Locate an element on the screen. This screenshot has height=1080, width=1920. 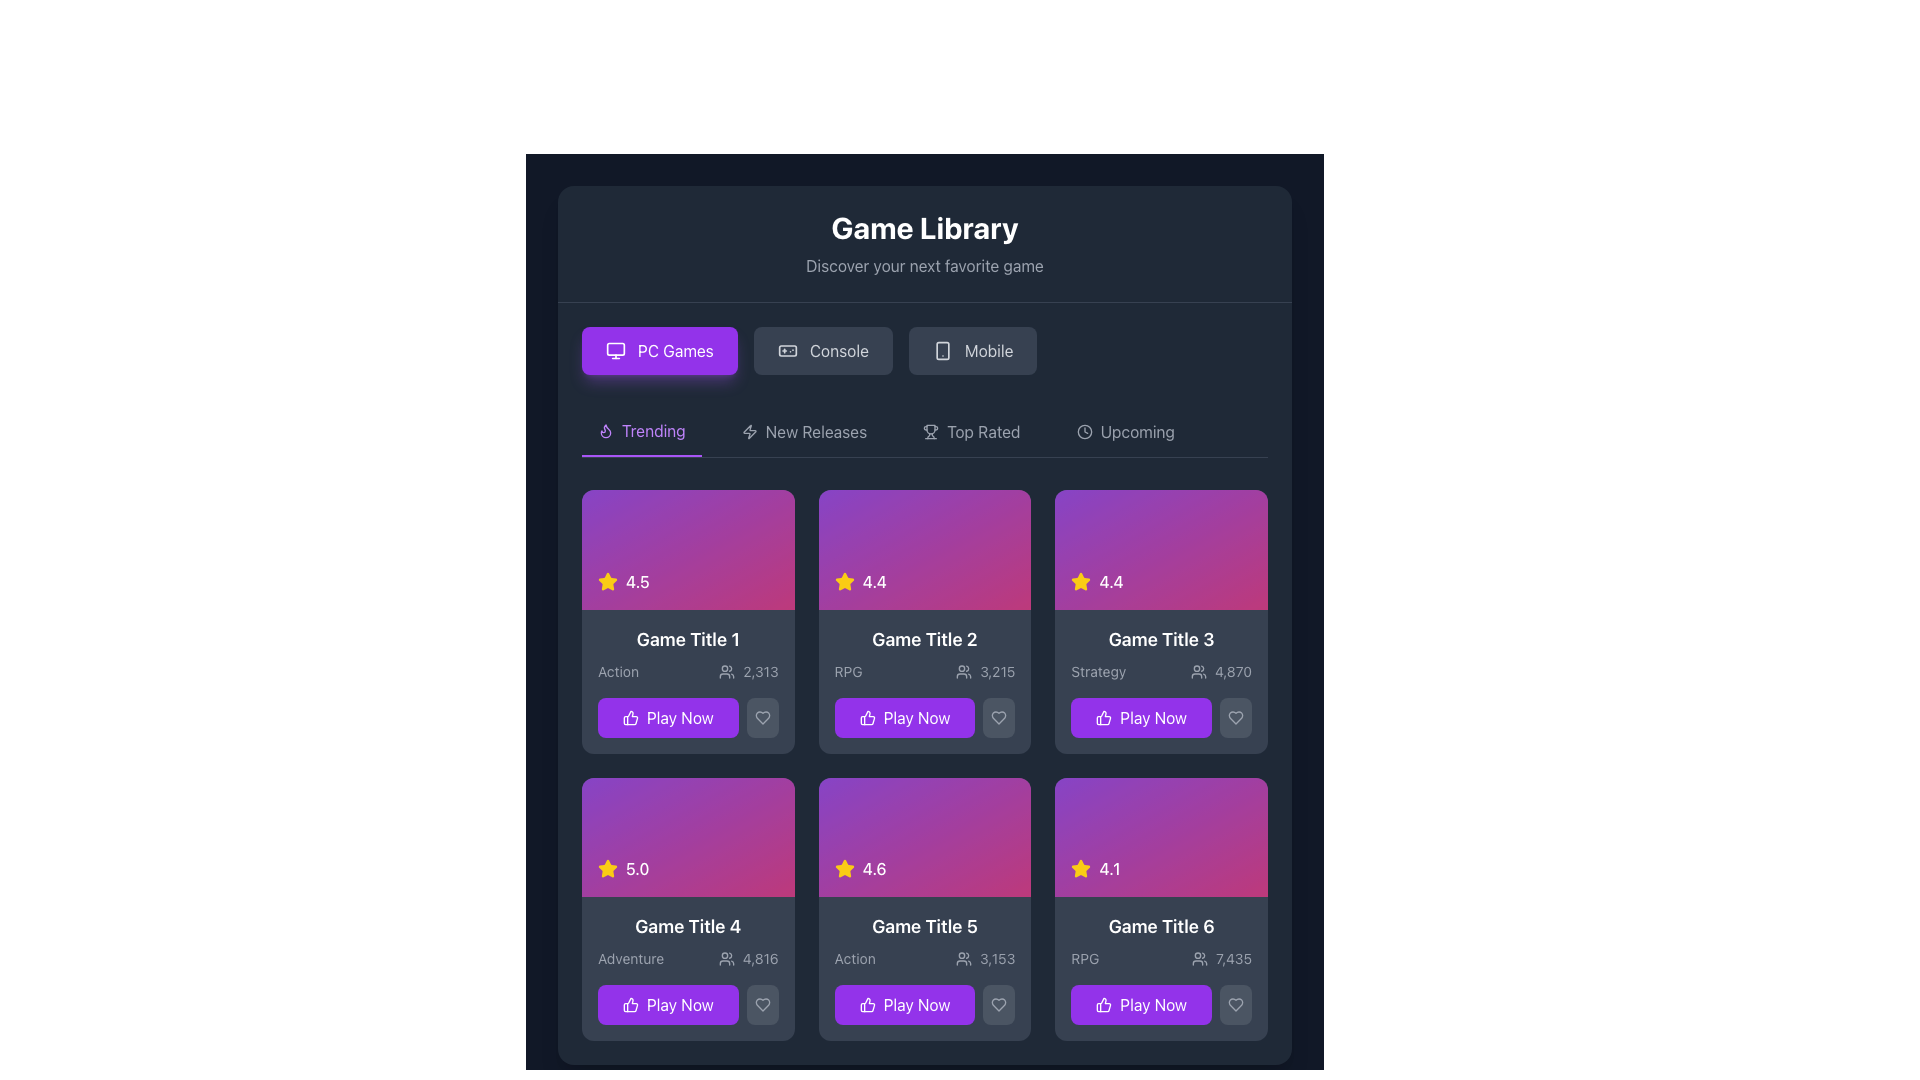
the heart-shaped icon located at the bottom-right corner of the card for 'Game Title 1' is located at coordinates (761, 716).